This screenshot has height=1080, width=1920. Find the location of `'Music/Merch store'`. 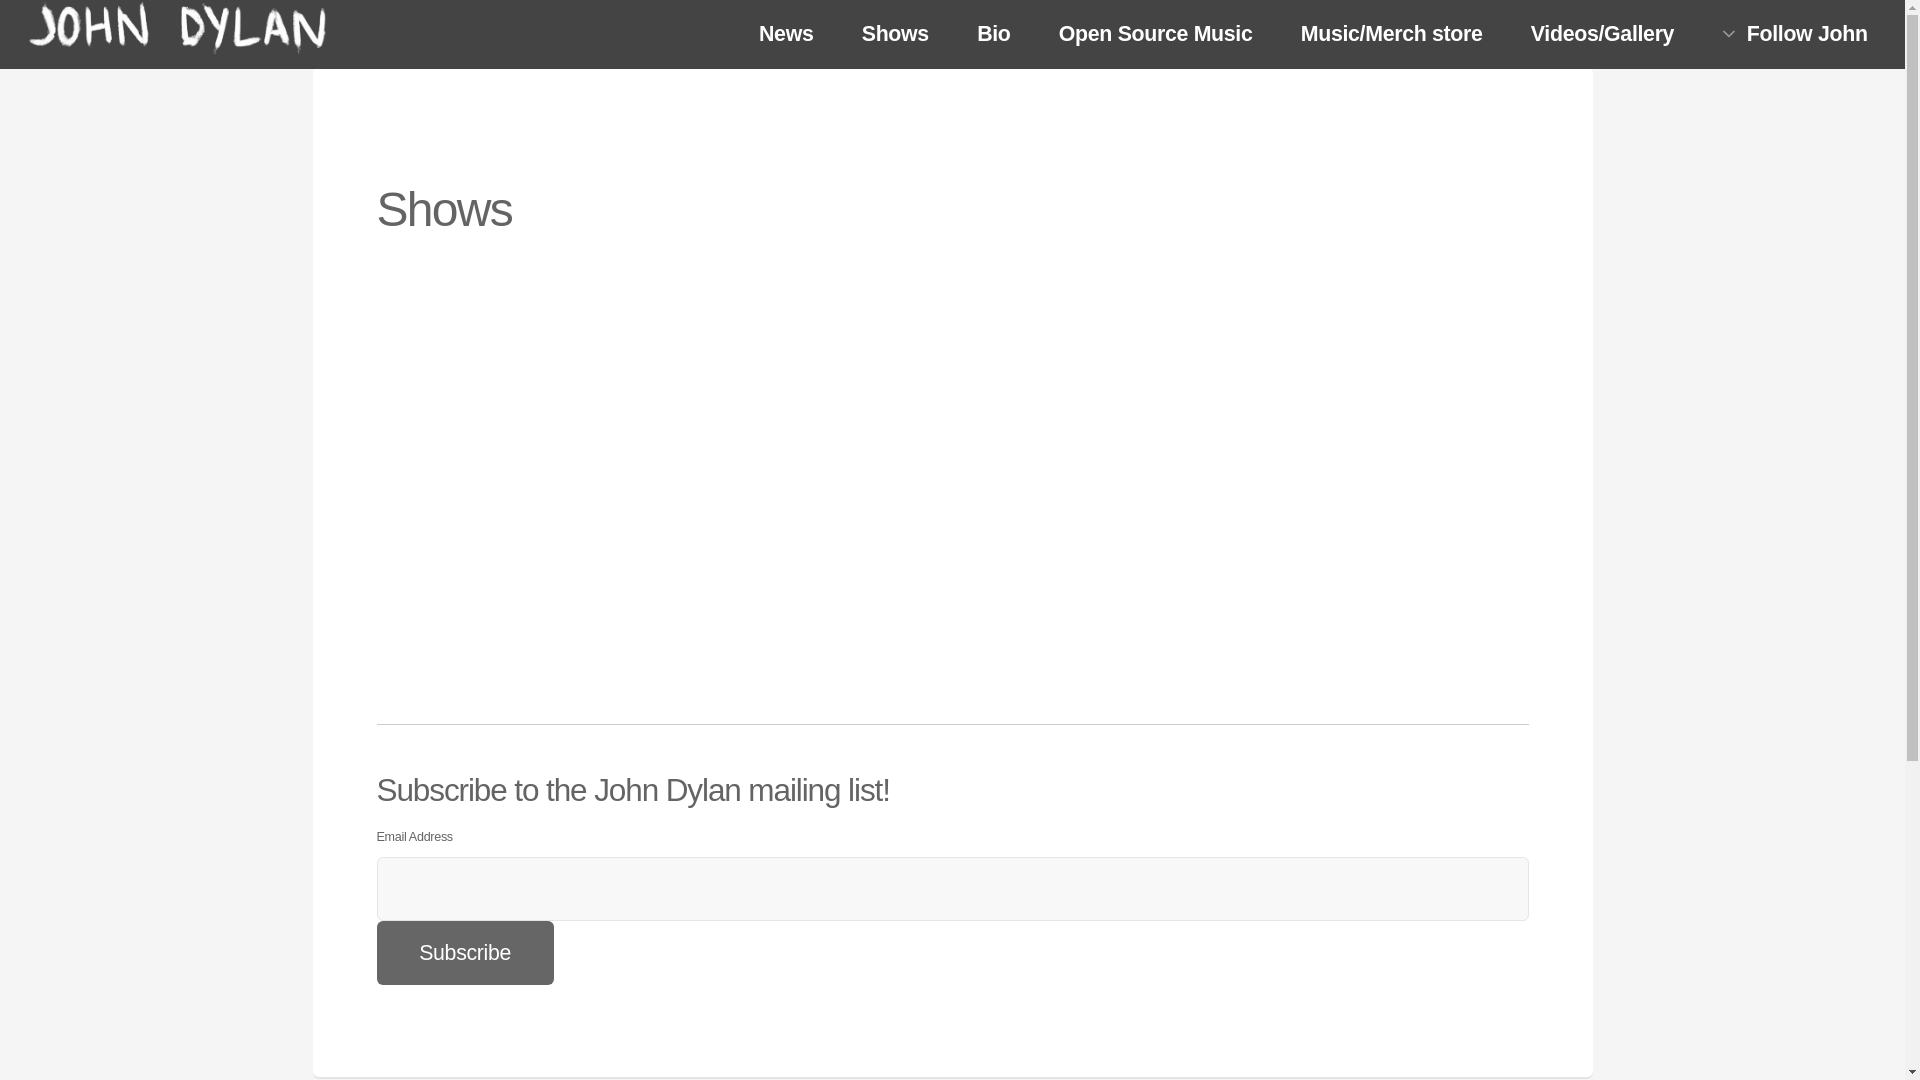

'Music/Merch store' is located at coordinates (1277, 35).